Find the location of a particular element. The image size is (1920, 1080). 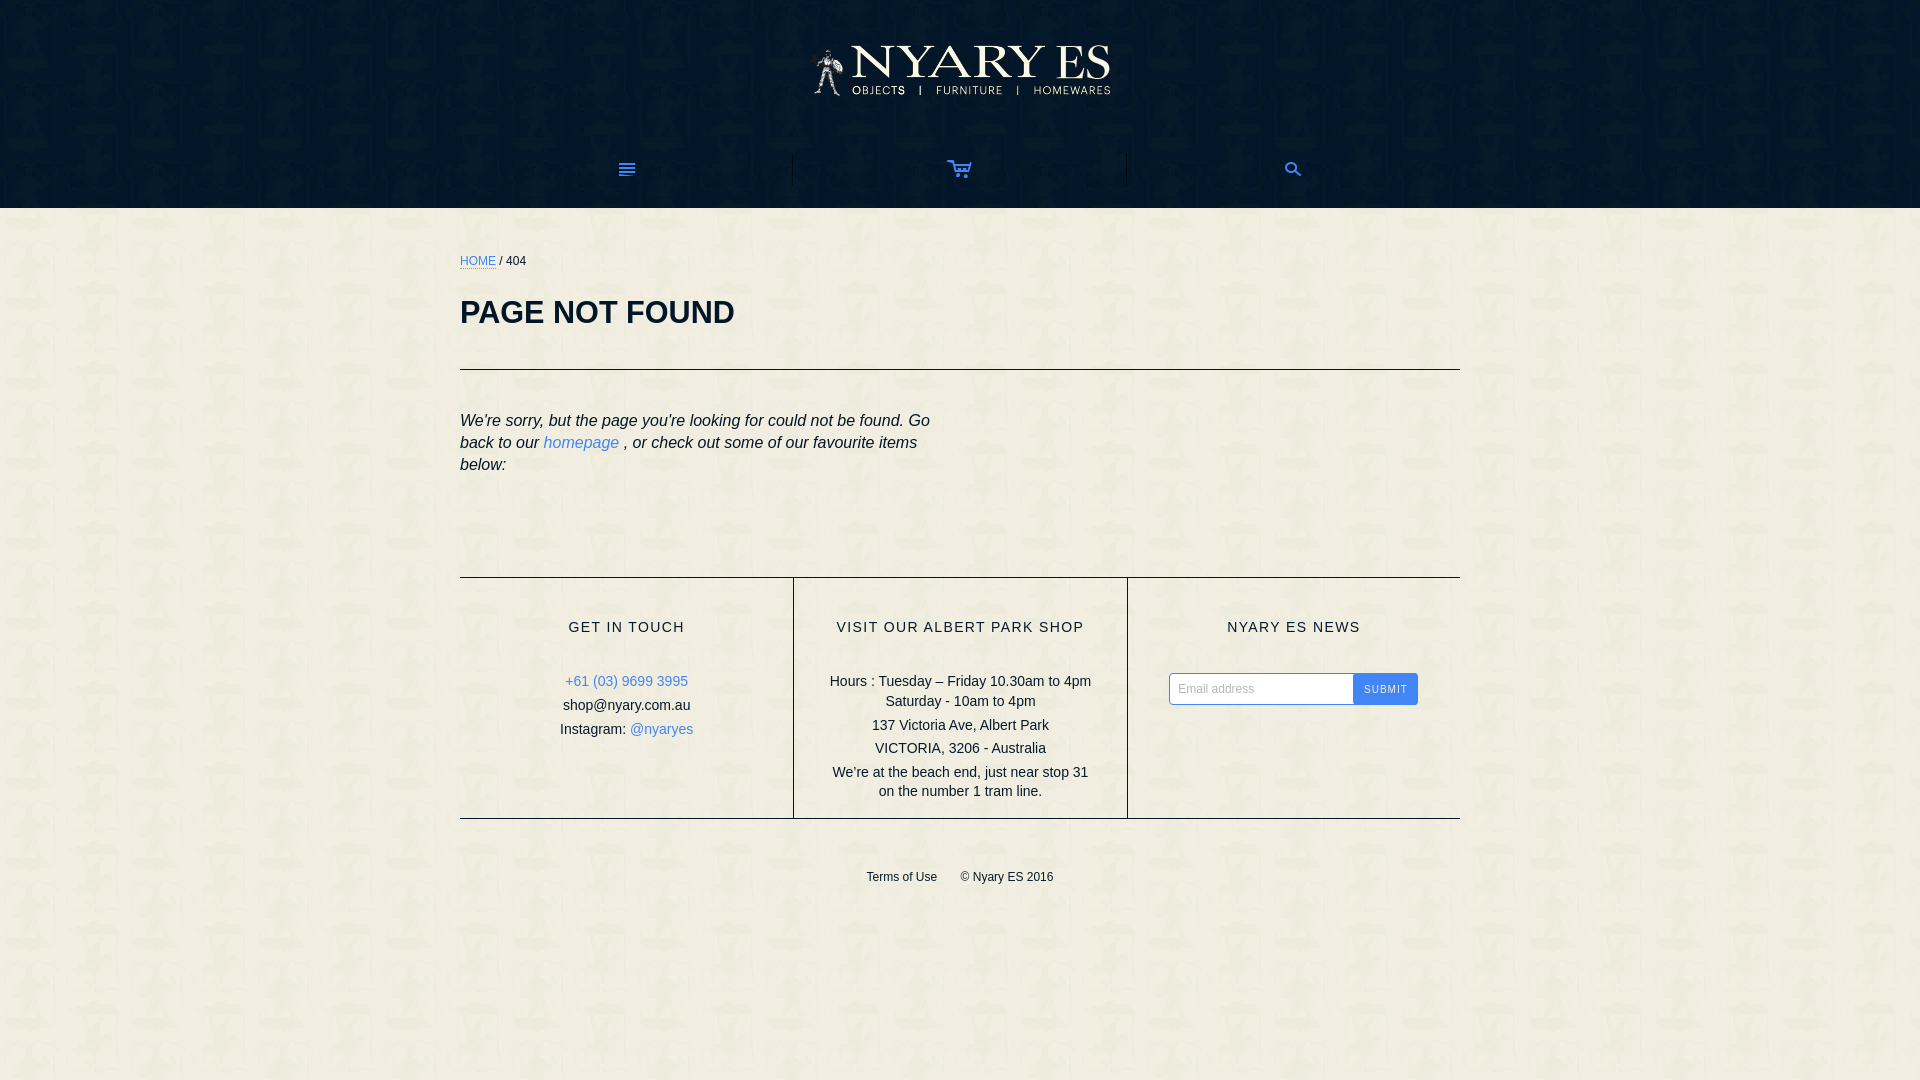

'c' is located at coordinates (958, 168).